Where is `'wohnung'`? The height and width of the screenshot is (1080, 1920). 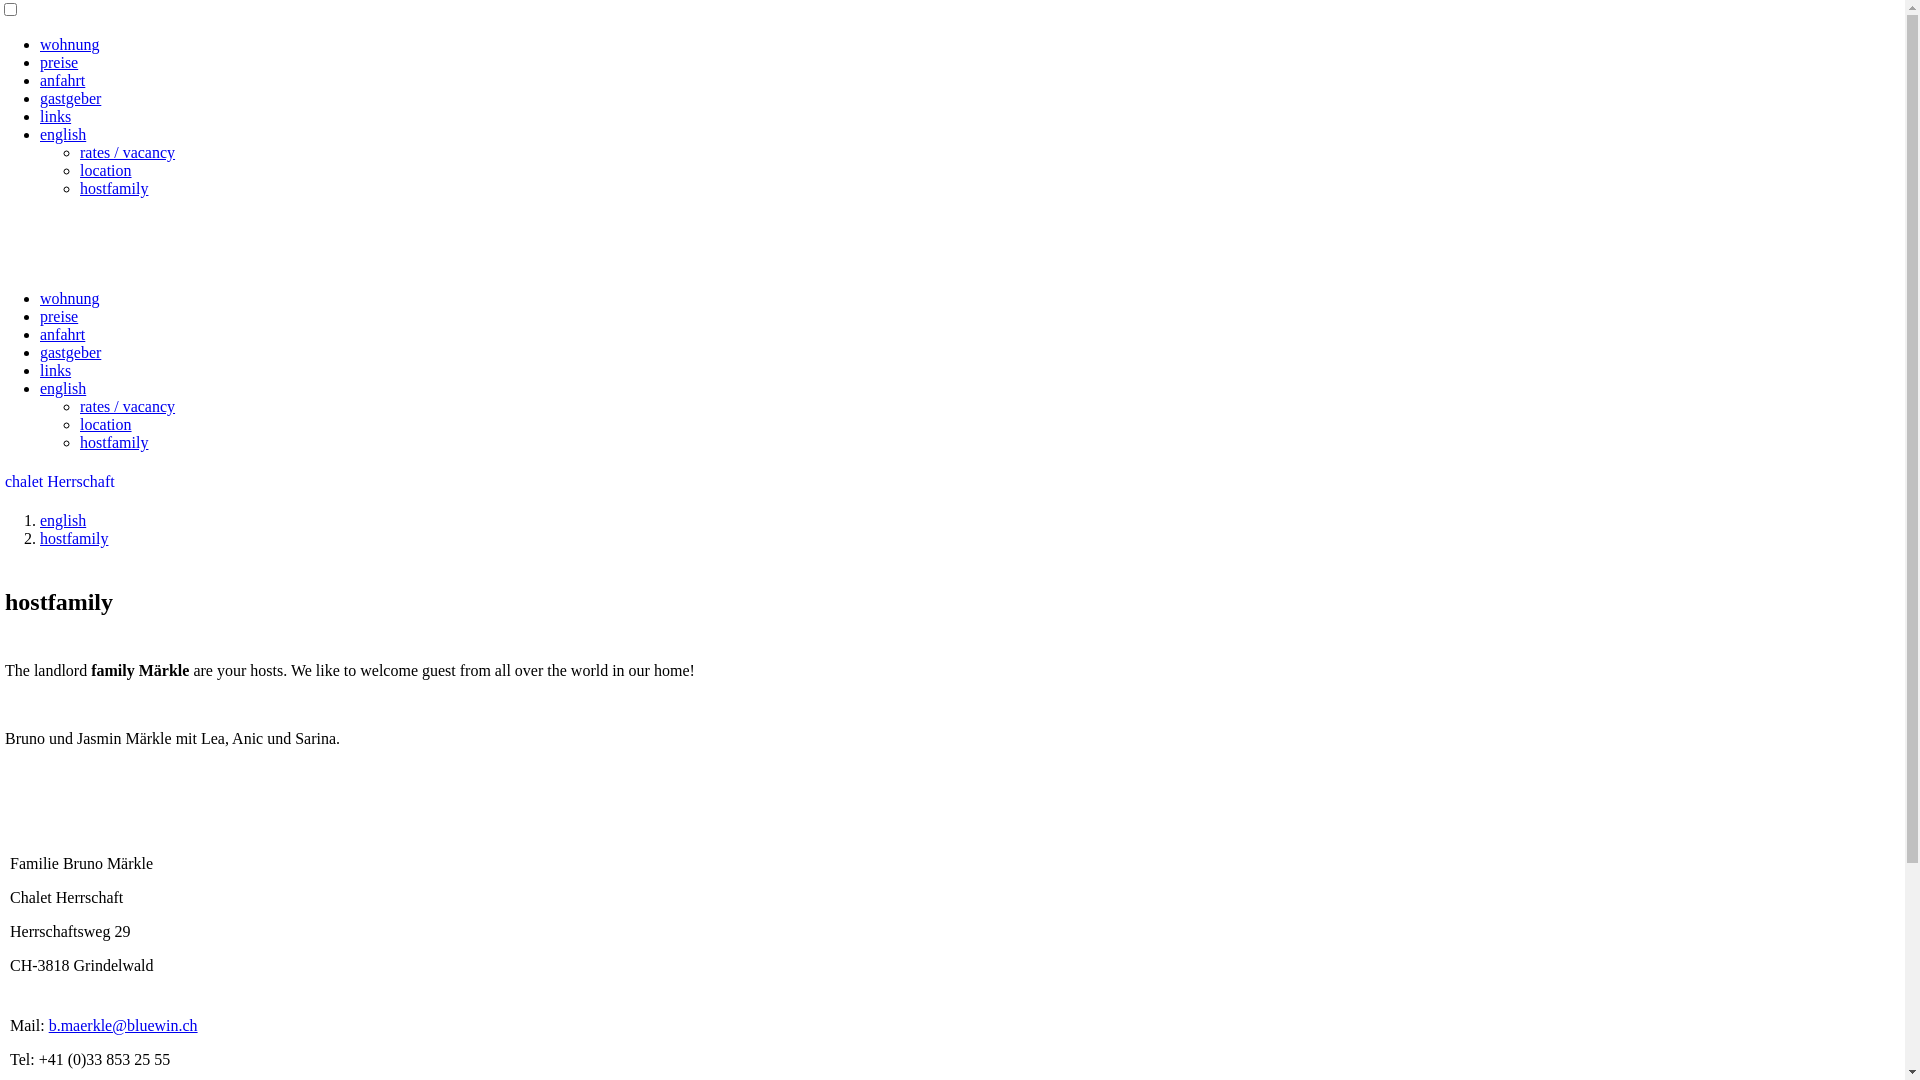 'wohnung' is located at coordinates (70, 298).